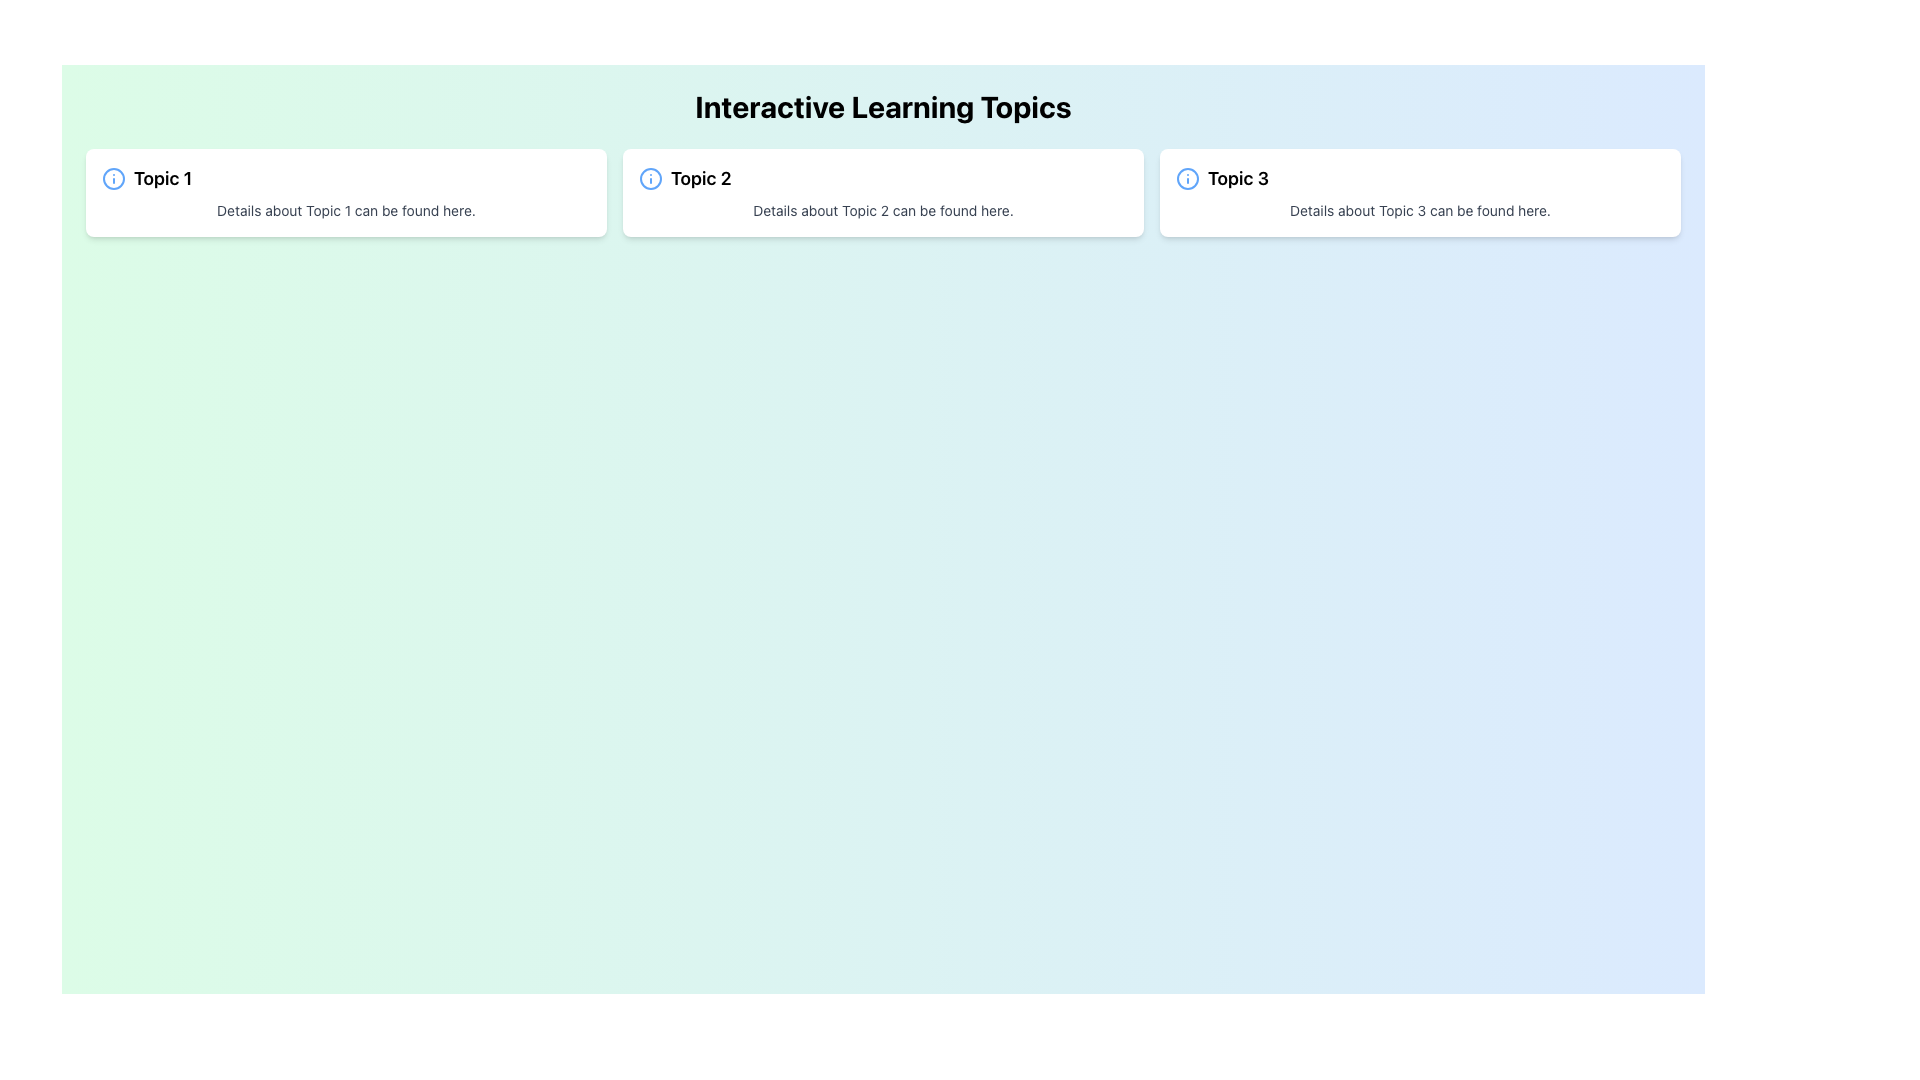 The width and height of the screenshot is (1920, 1080). I want to click on the SVG circle component located on the left side of the card labeled 'Topic 1' in the top-left part of the interface, so click(113, 177).